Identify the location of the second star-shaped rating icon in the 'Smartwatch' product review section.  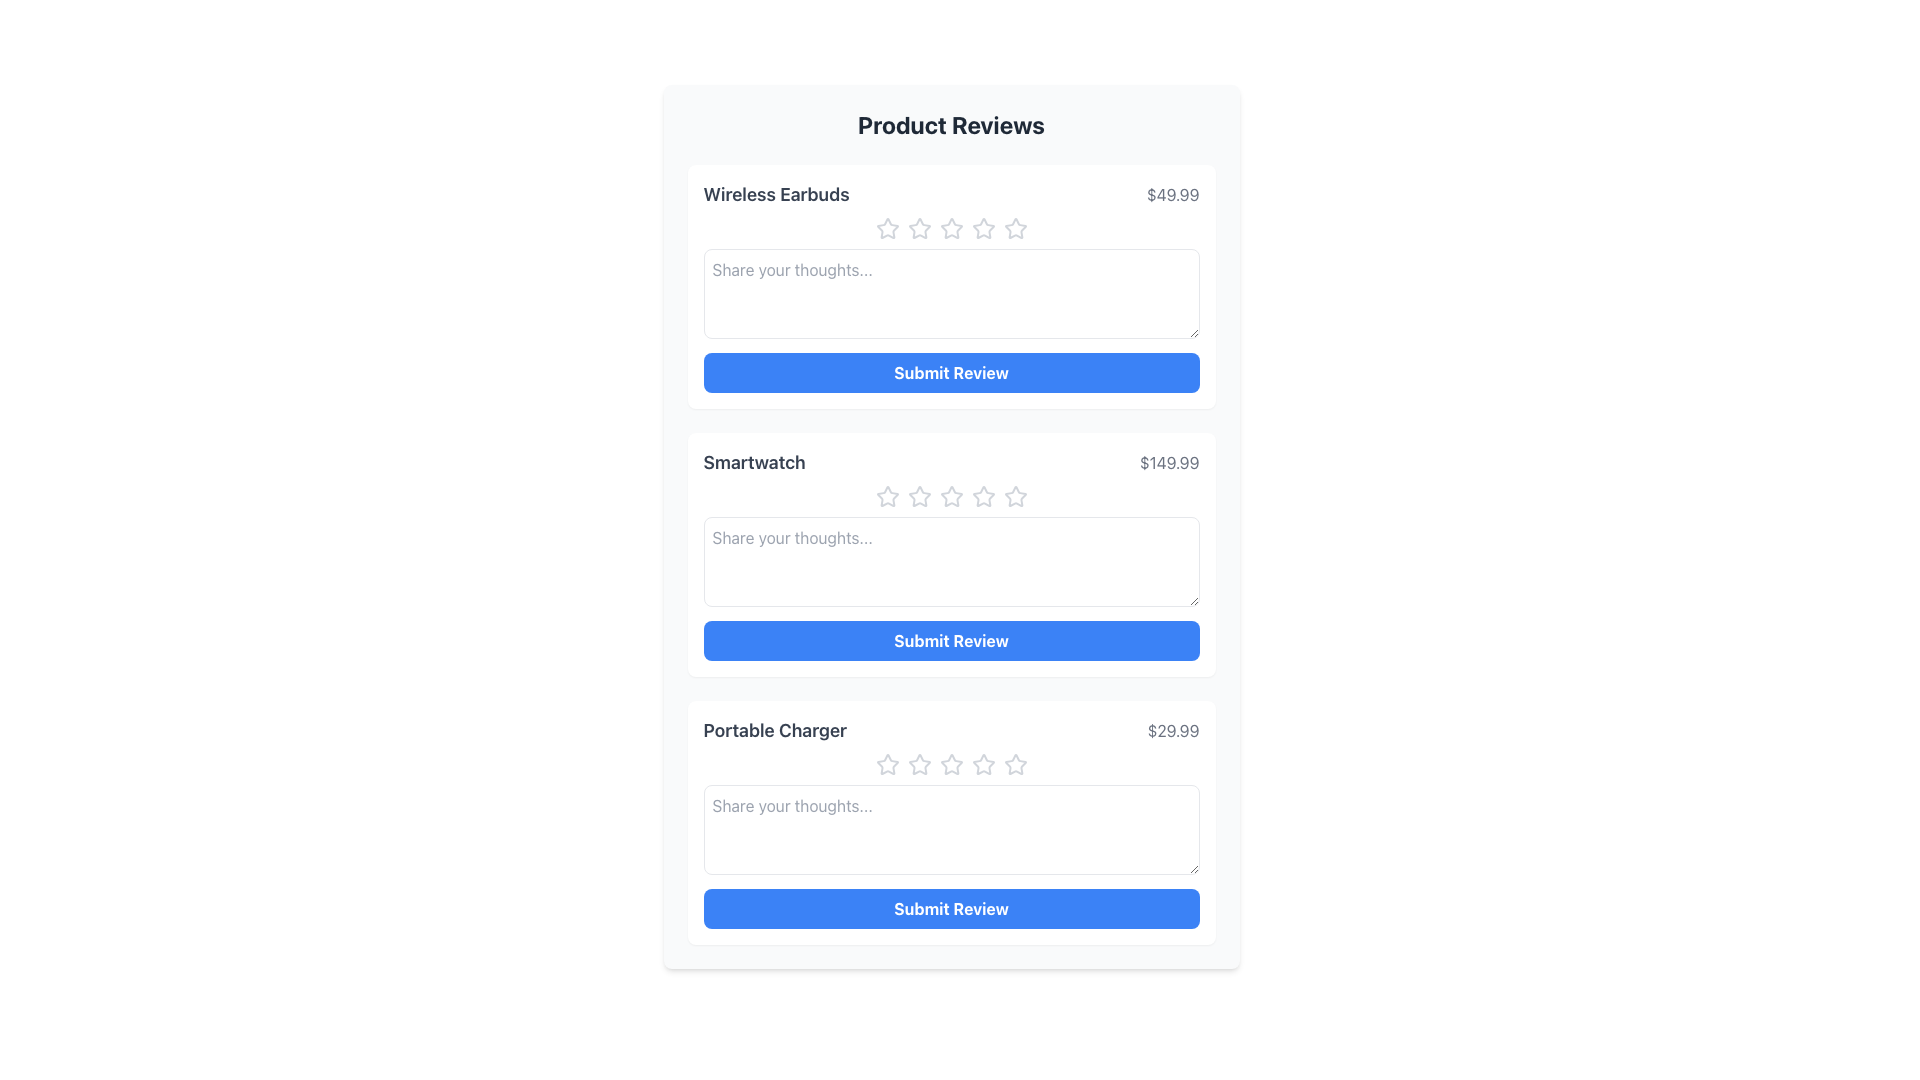
(950, 495).